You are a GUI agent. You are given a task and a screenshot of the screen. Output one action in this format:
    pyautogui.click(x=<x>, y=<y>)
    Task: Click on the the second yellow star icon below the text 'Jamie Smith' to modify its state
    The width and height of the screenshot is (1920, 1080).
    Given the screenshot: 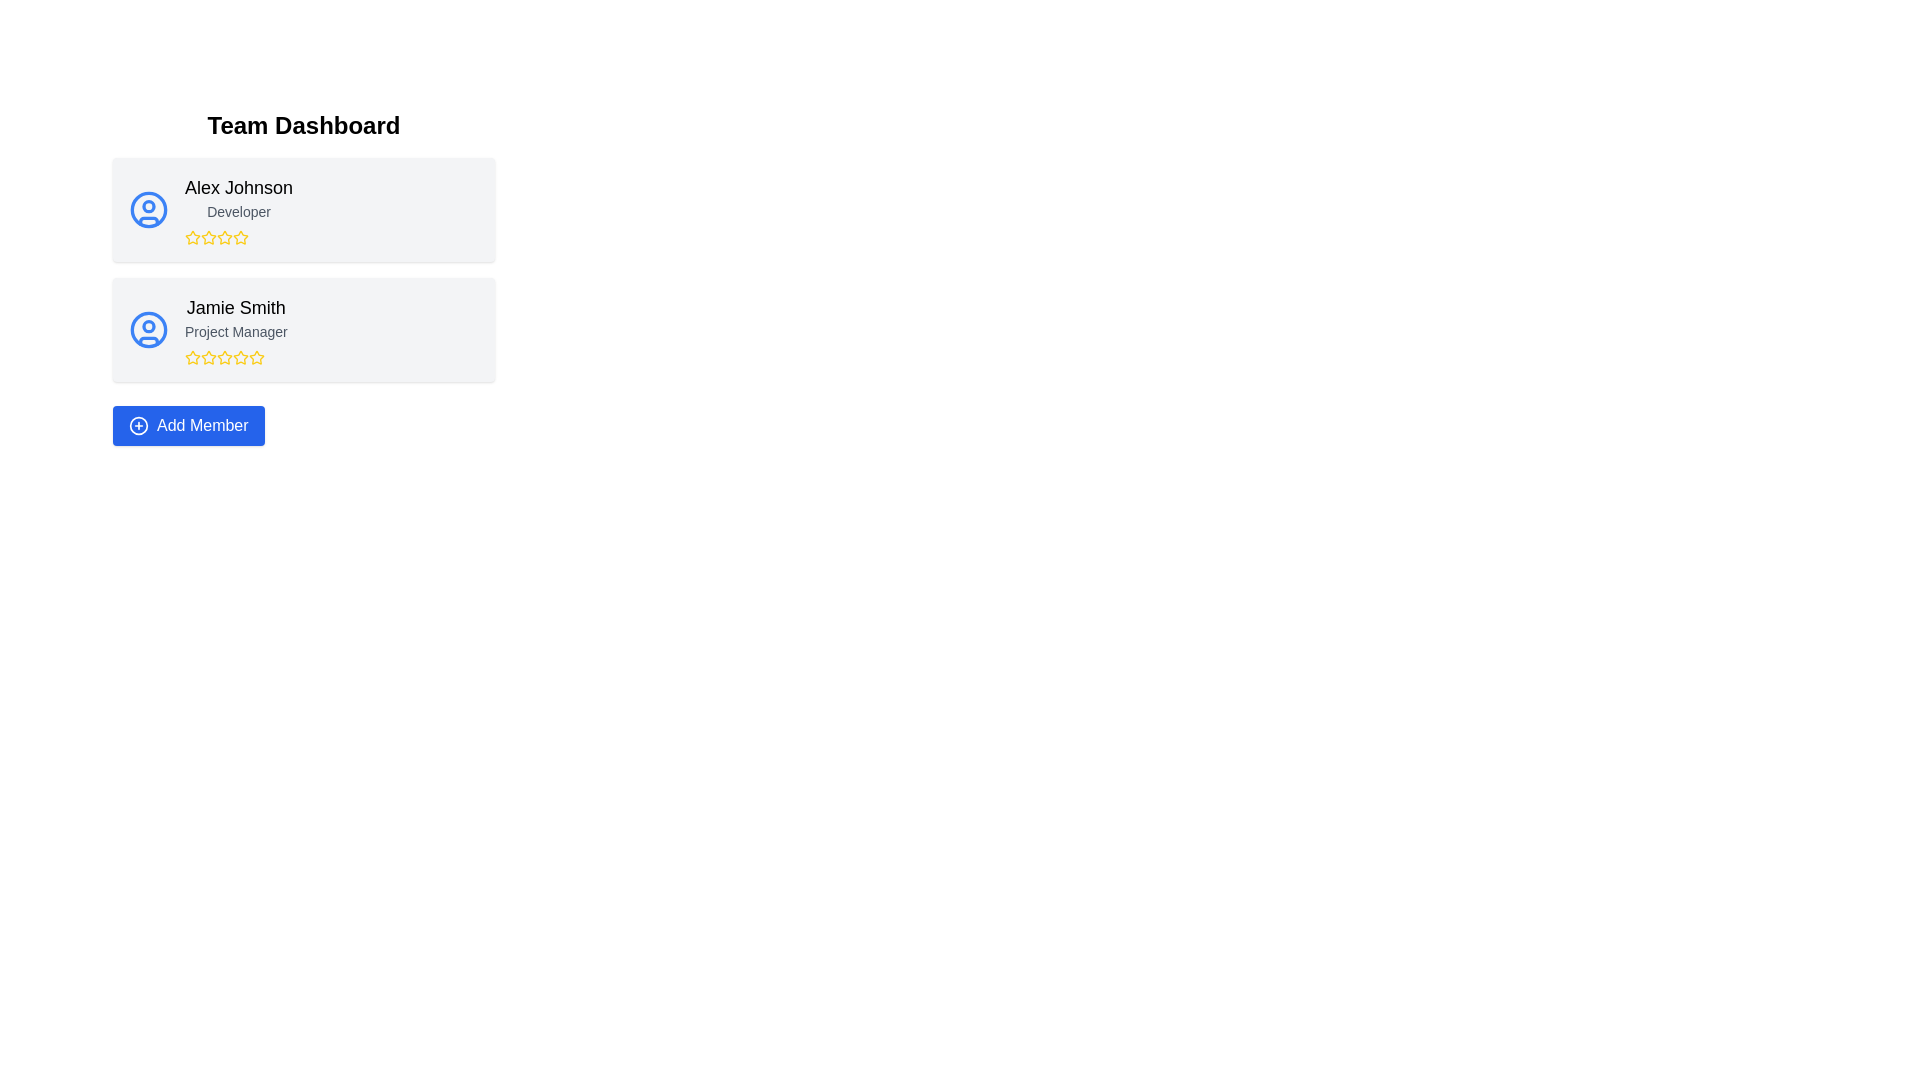 What is the action you would take?
    pyautogui.click(x=209, y=356)
    